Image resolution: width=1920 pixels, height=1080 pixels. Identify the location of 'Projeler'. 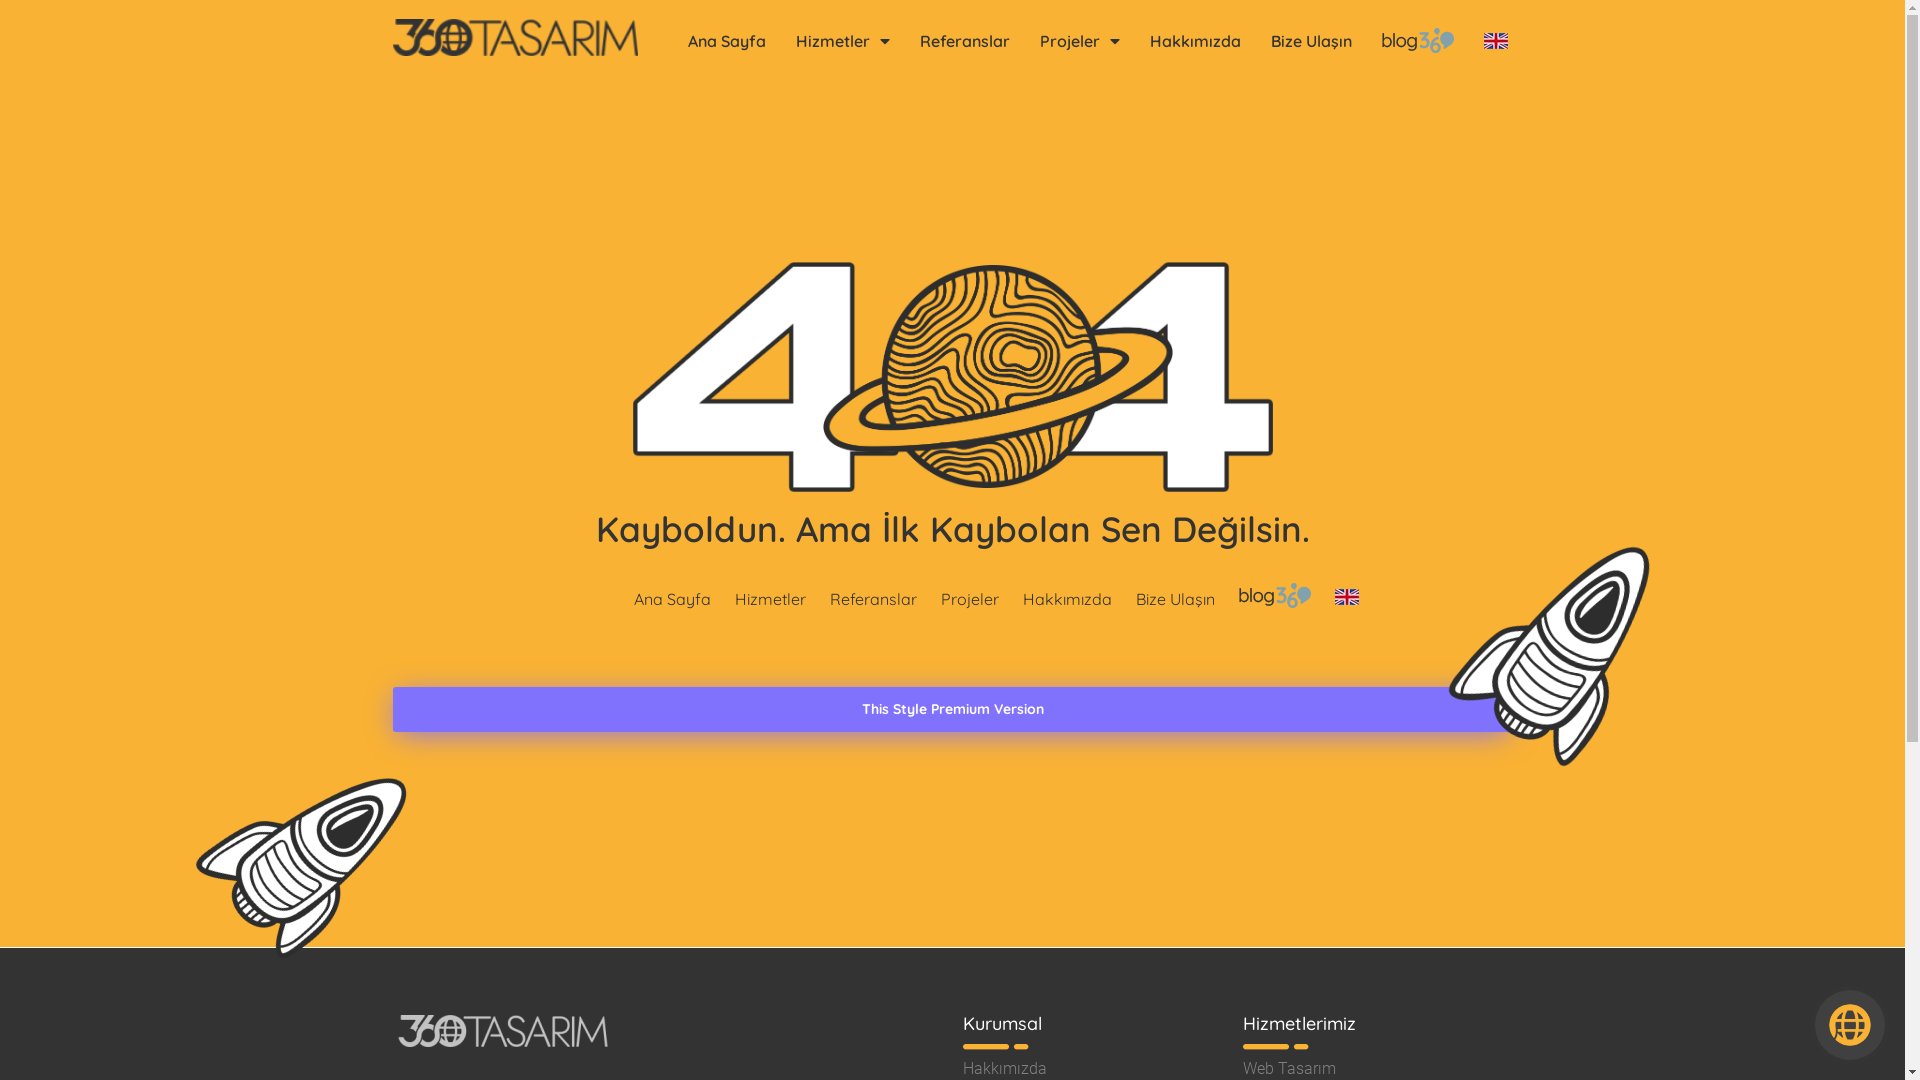
(1078, 40).